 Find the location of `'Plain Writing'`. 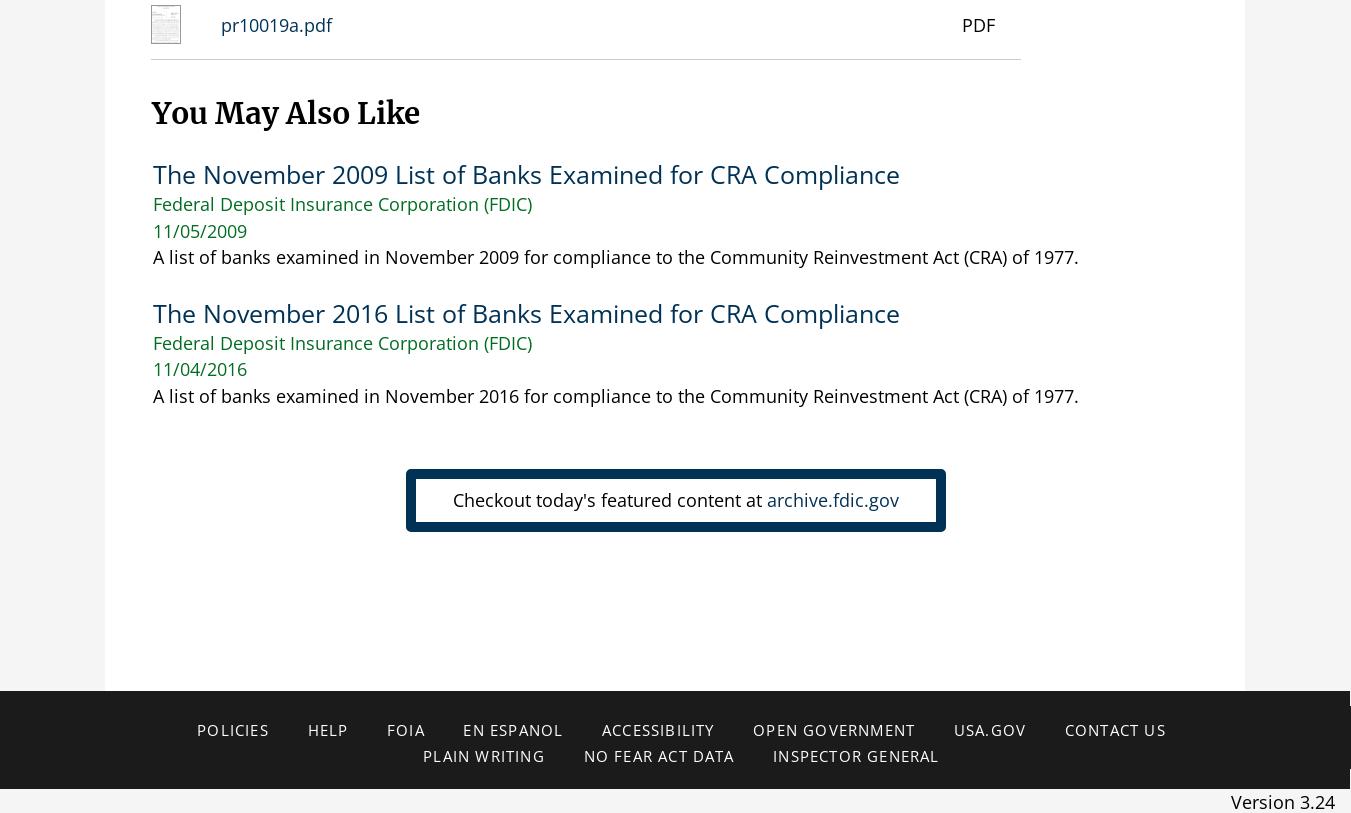

'Plain Writing' is located at coordinates (482, 756).